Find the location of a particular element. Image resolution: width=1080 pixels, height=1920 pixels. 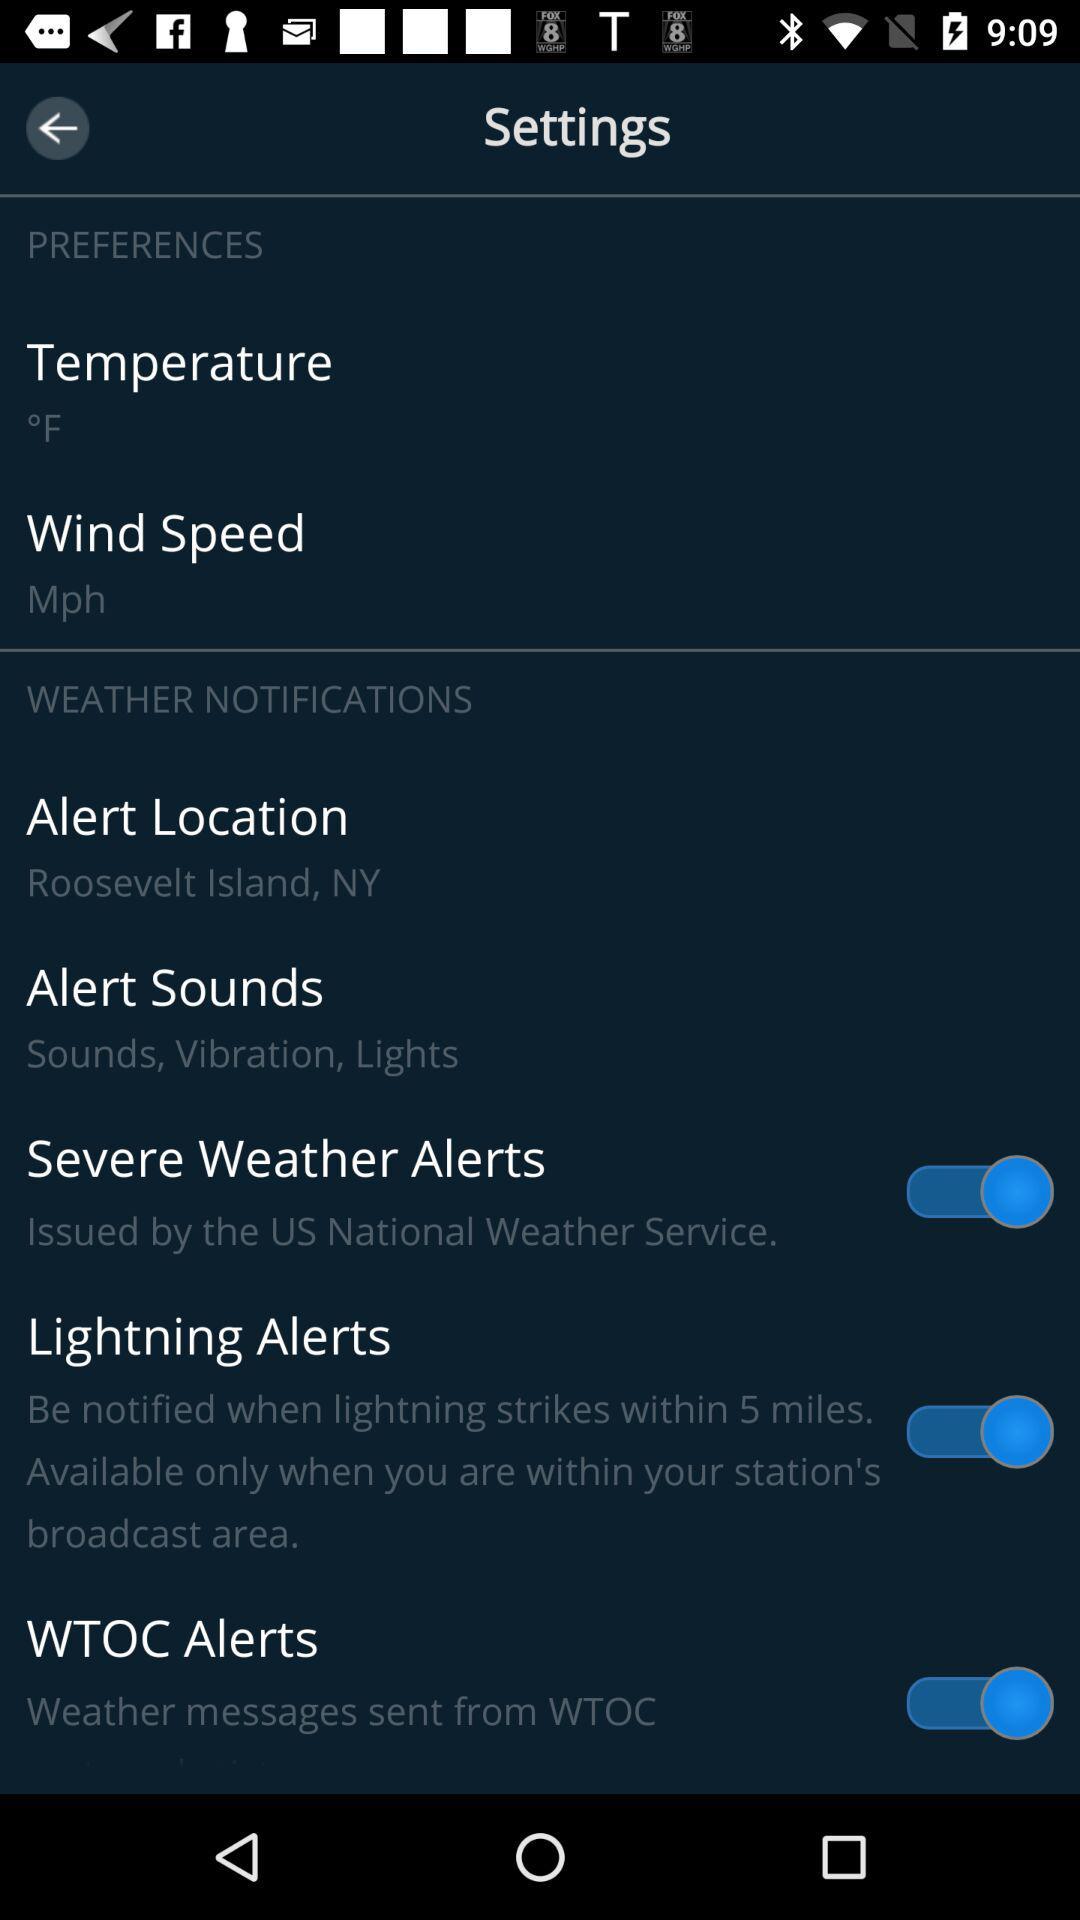

wind speed is located at coordinates (540, 562).